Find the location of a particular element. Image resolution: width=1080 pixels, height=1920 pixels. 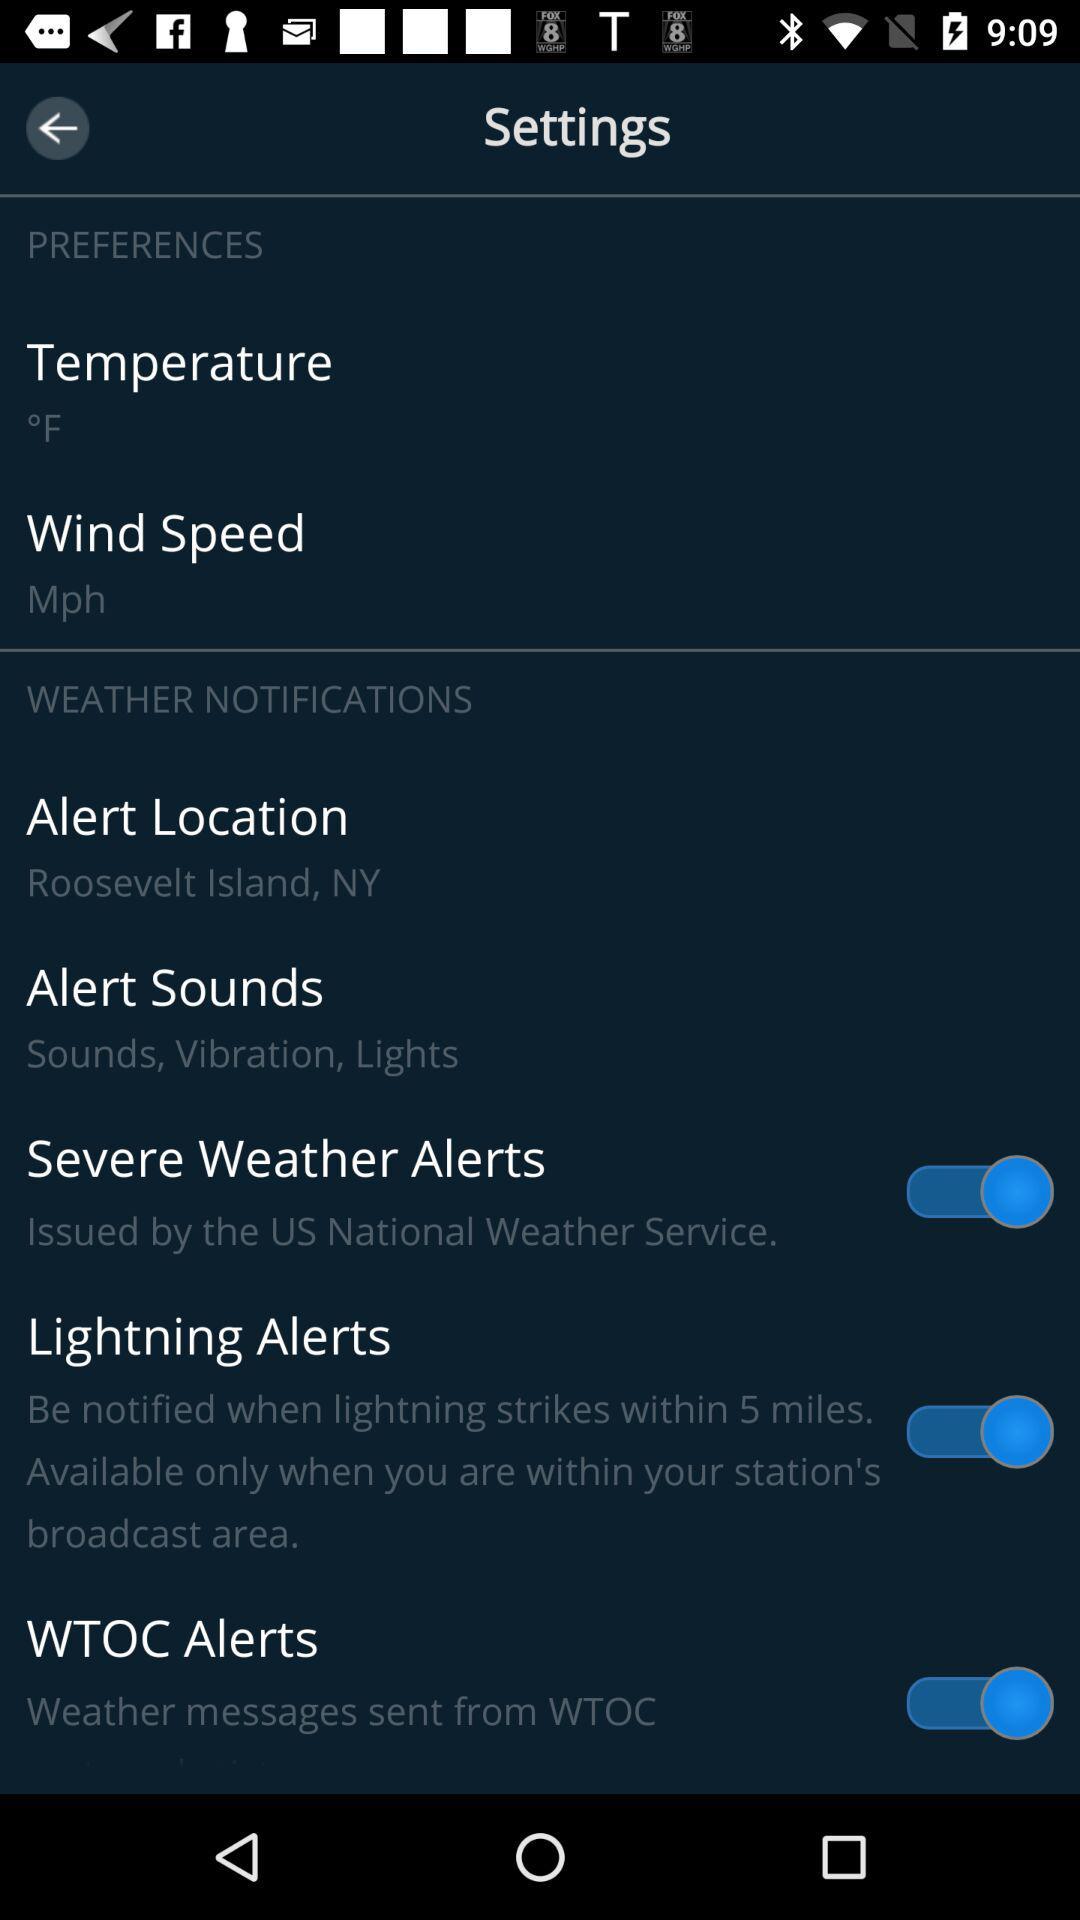

wind speed is located at coordinates (540, 562).